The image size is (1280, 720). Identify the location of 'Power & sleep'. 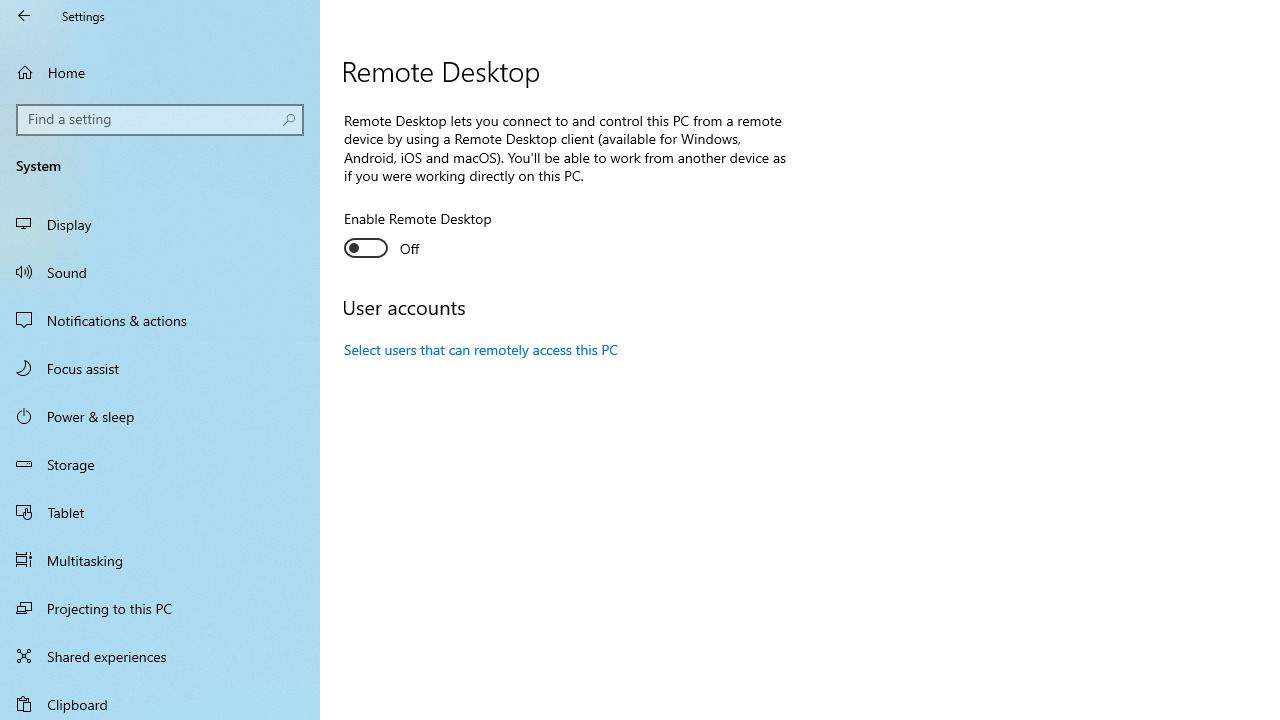
(160, 414).